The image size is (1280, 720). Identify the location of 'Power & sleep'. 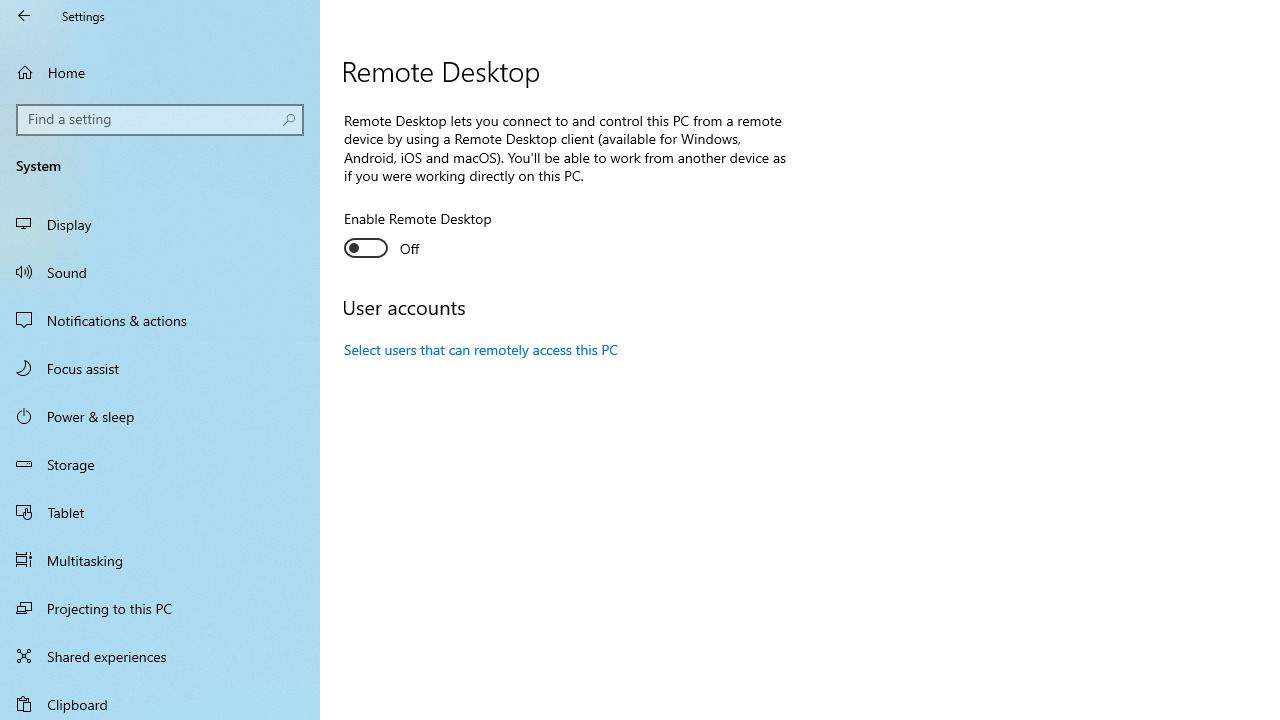
(160, 414).